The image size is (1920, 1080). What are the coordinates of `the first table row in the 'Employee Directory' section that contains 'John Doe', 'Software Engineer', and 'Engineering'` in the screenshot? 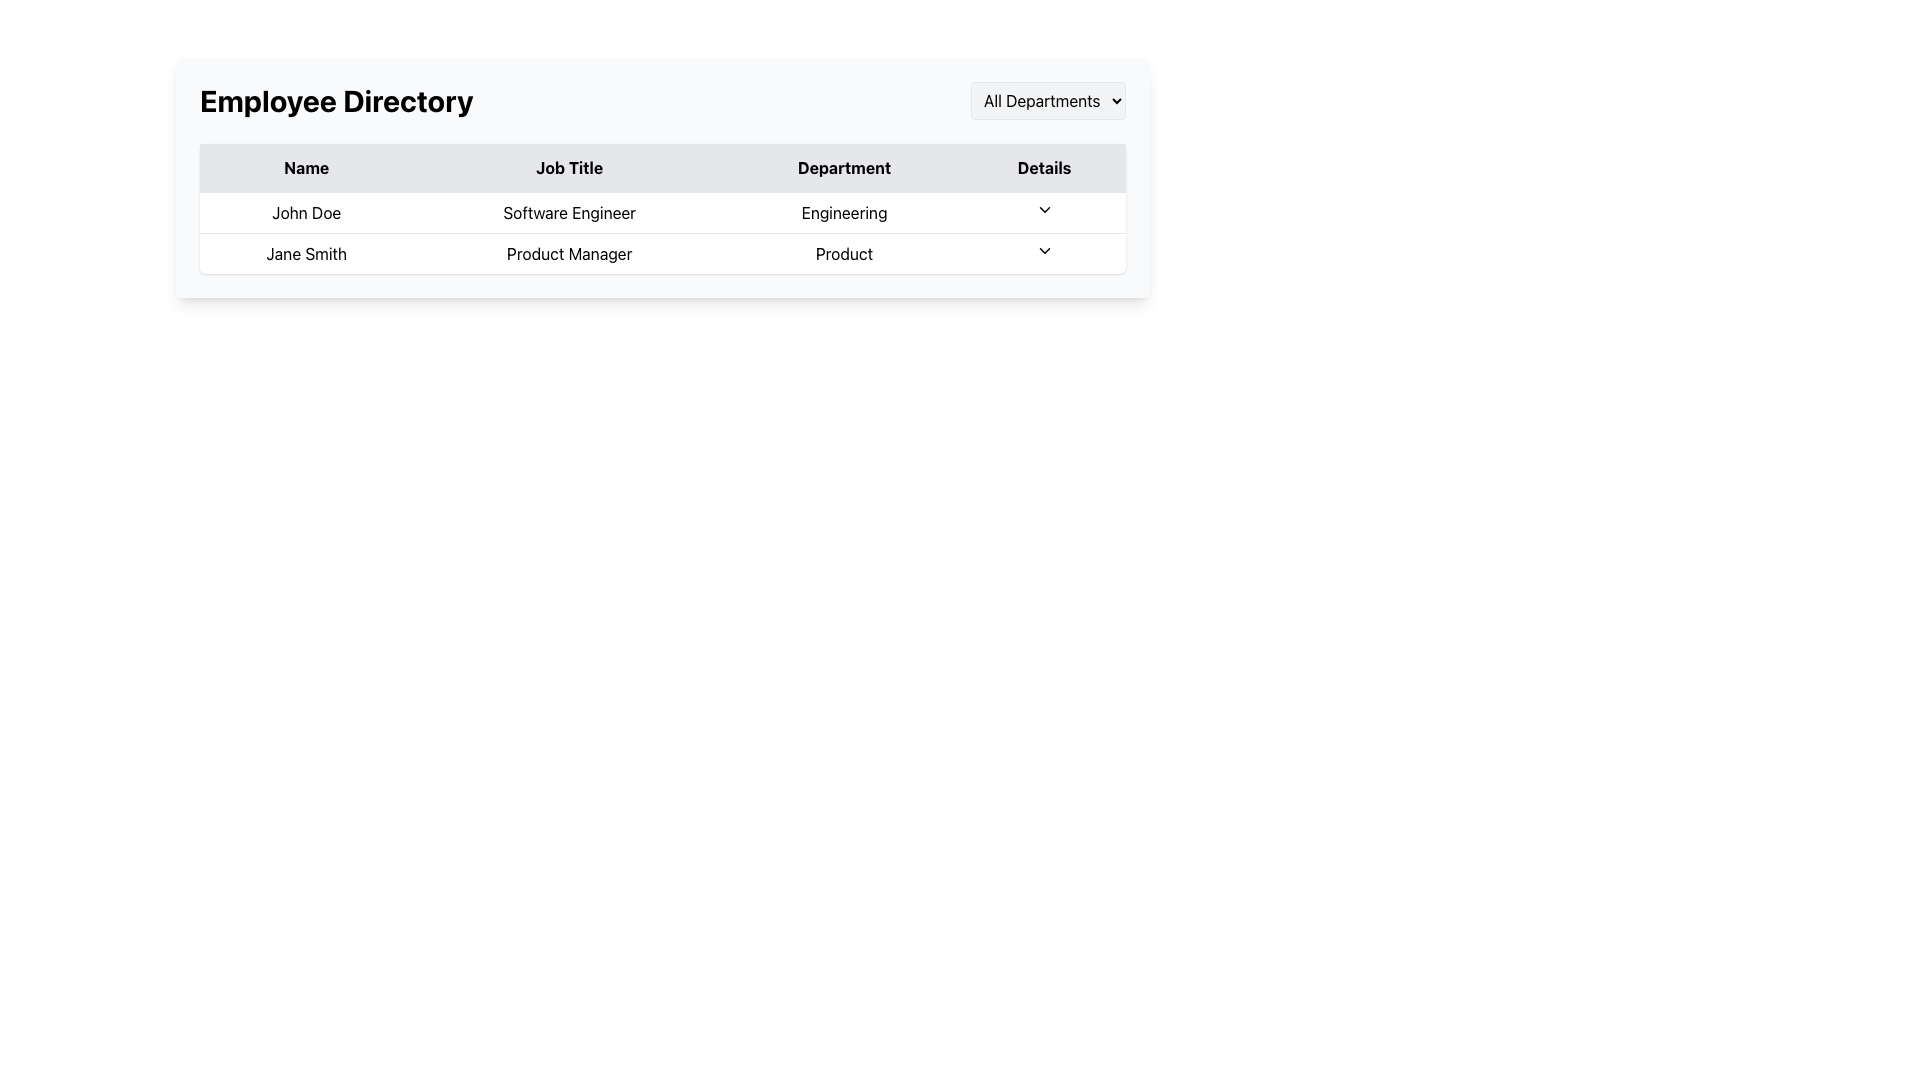 It's located at (662, 212).